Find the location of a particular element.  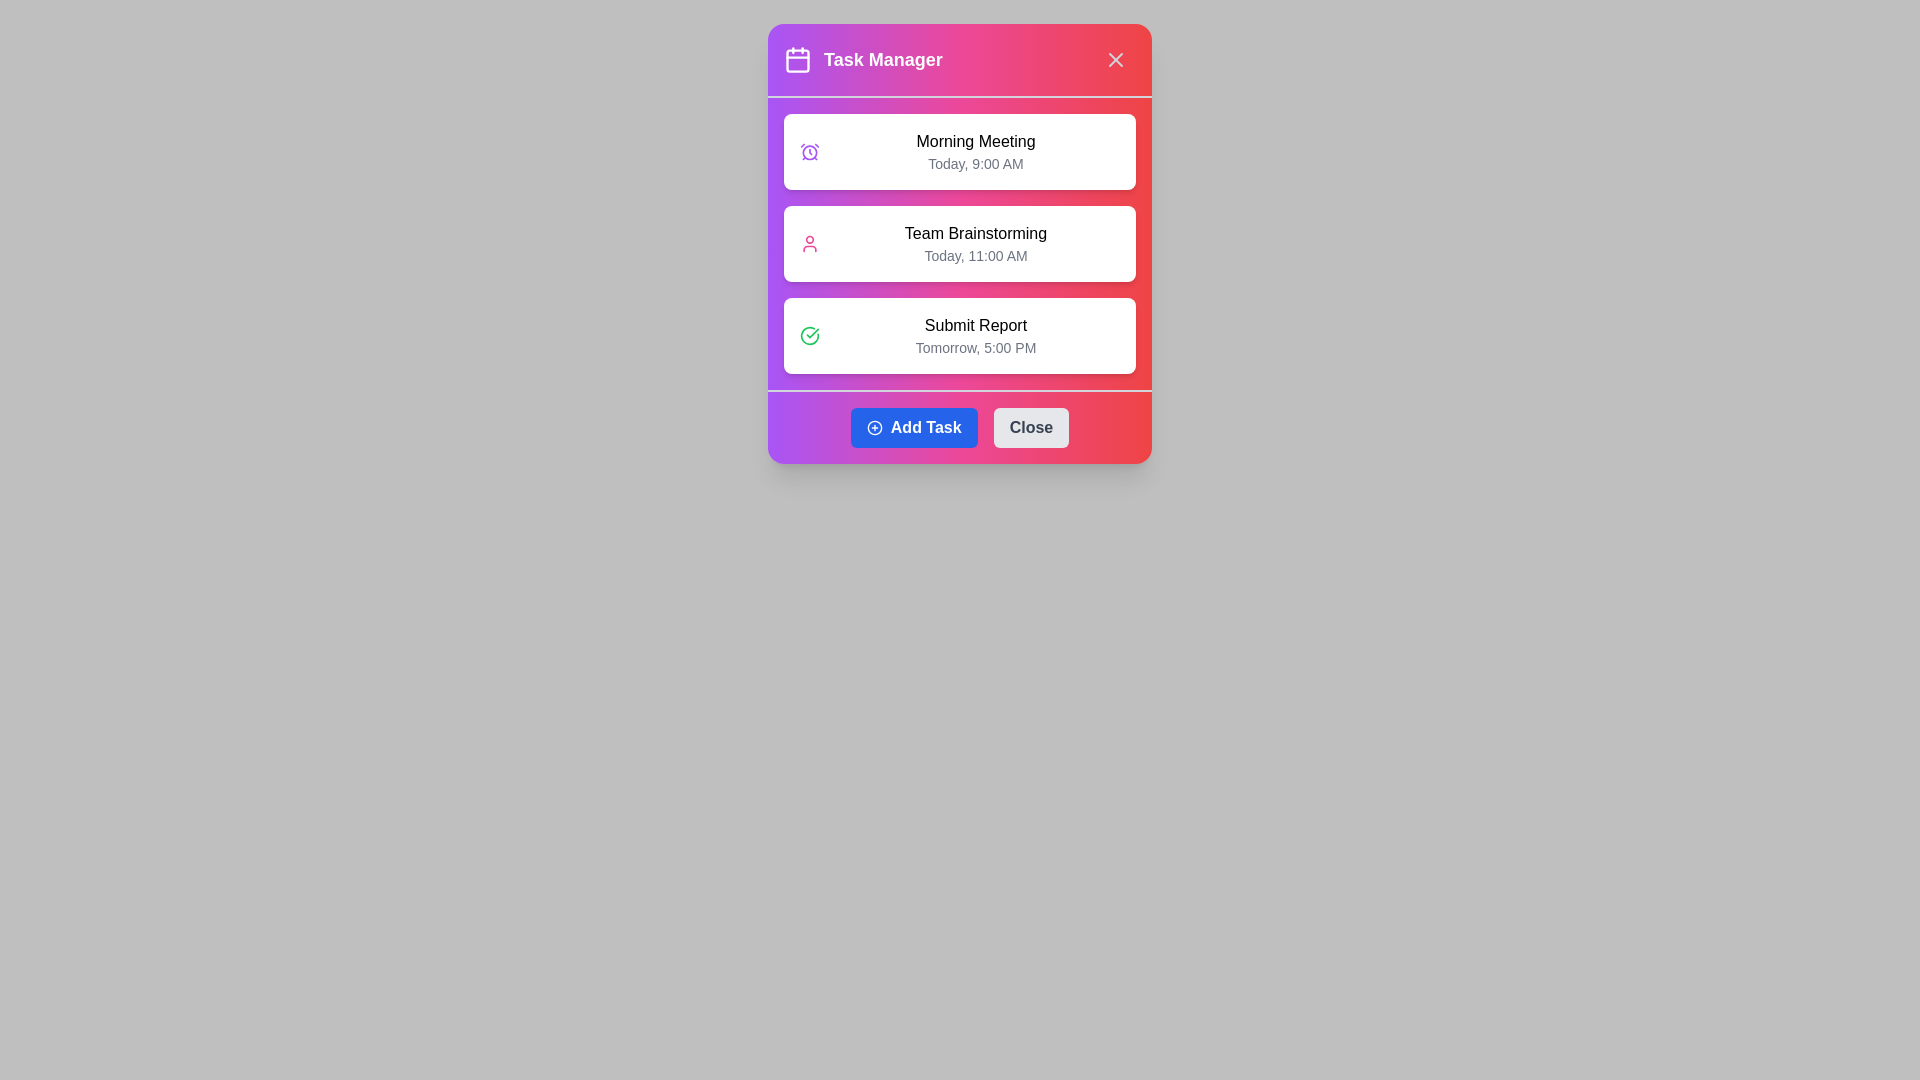

the calendar icon with a purple background and white strokes located at the top left corner of the Task Manager interface is located at coordinates (796, 59).